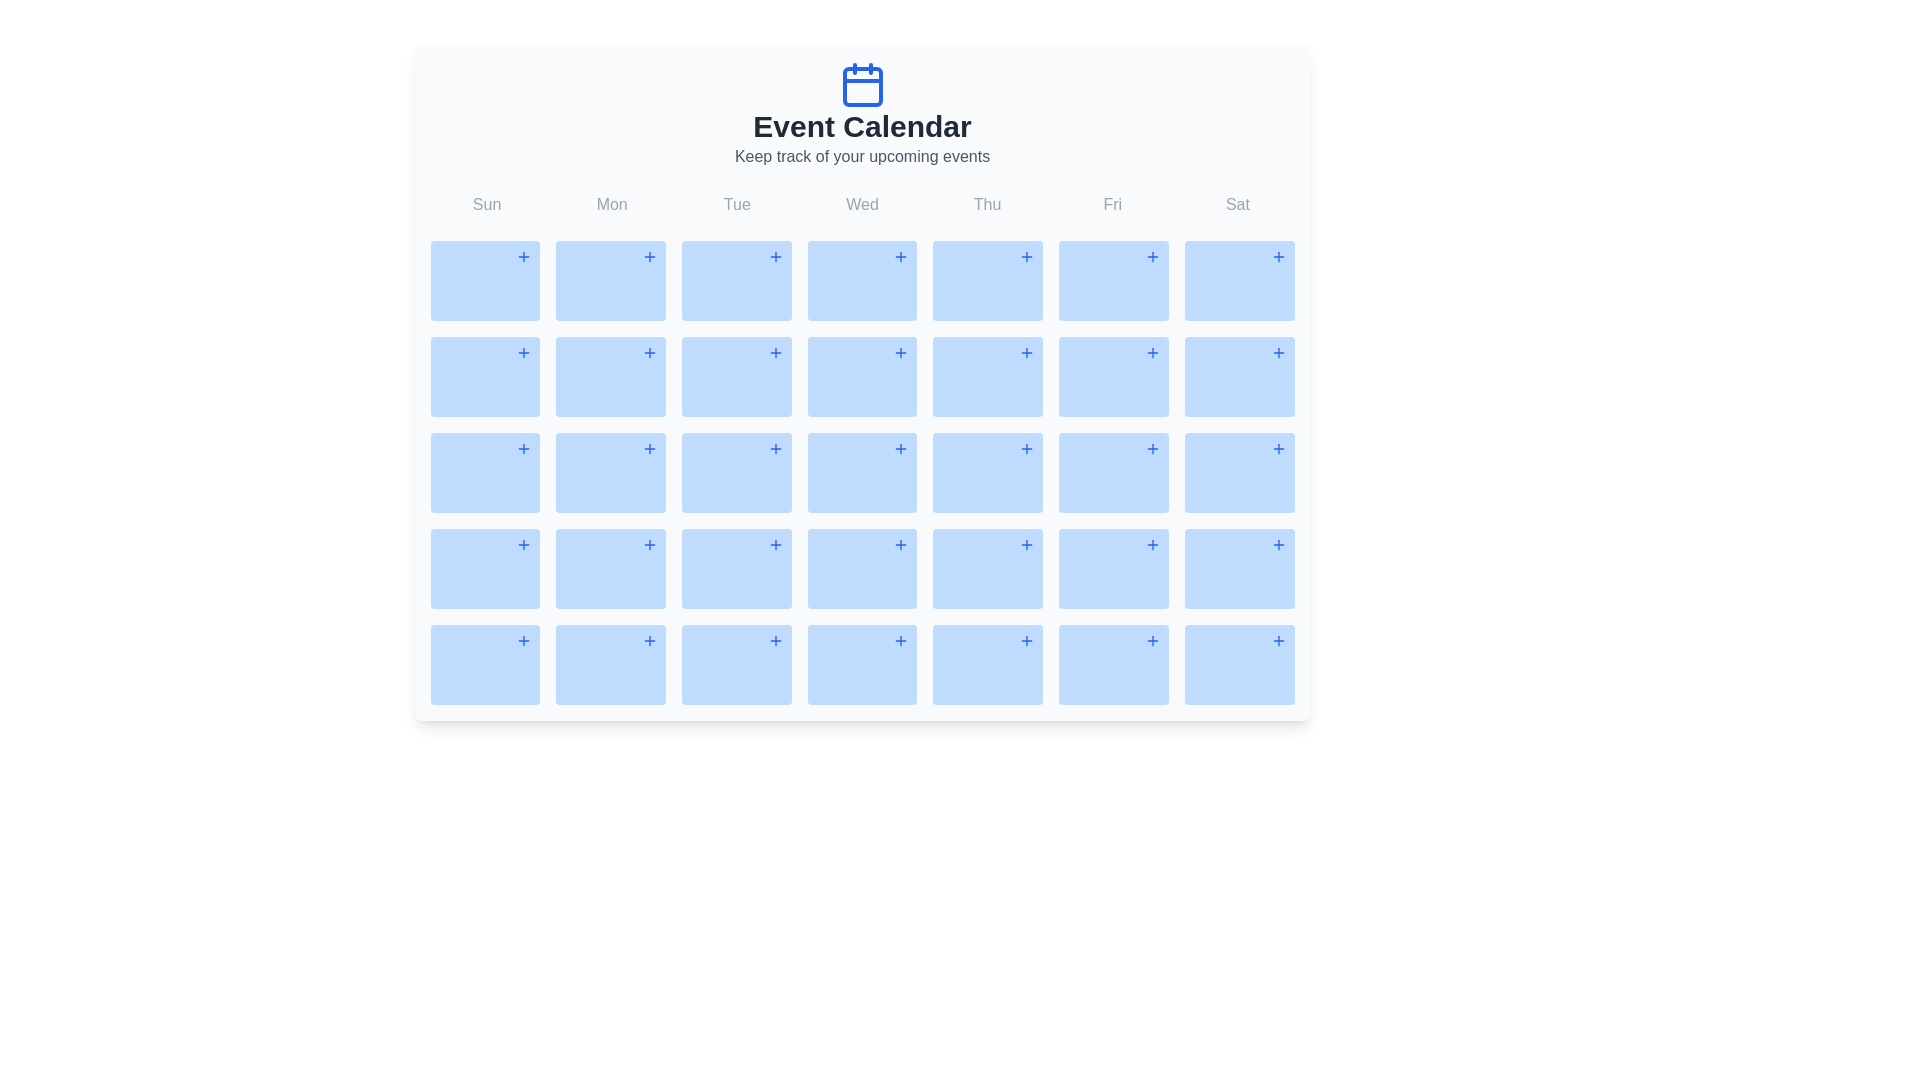 Image resolution: width=1920 pixels, height=1080 pixels. I want to click on the first clickable date cell, so click(485, 664).